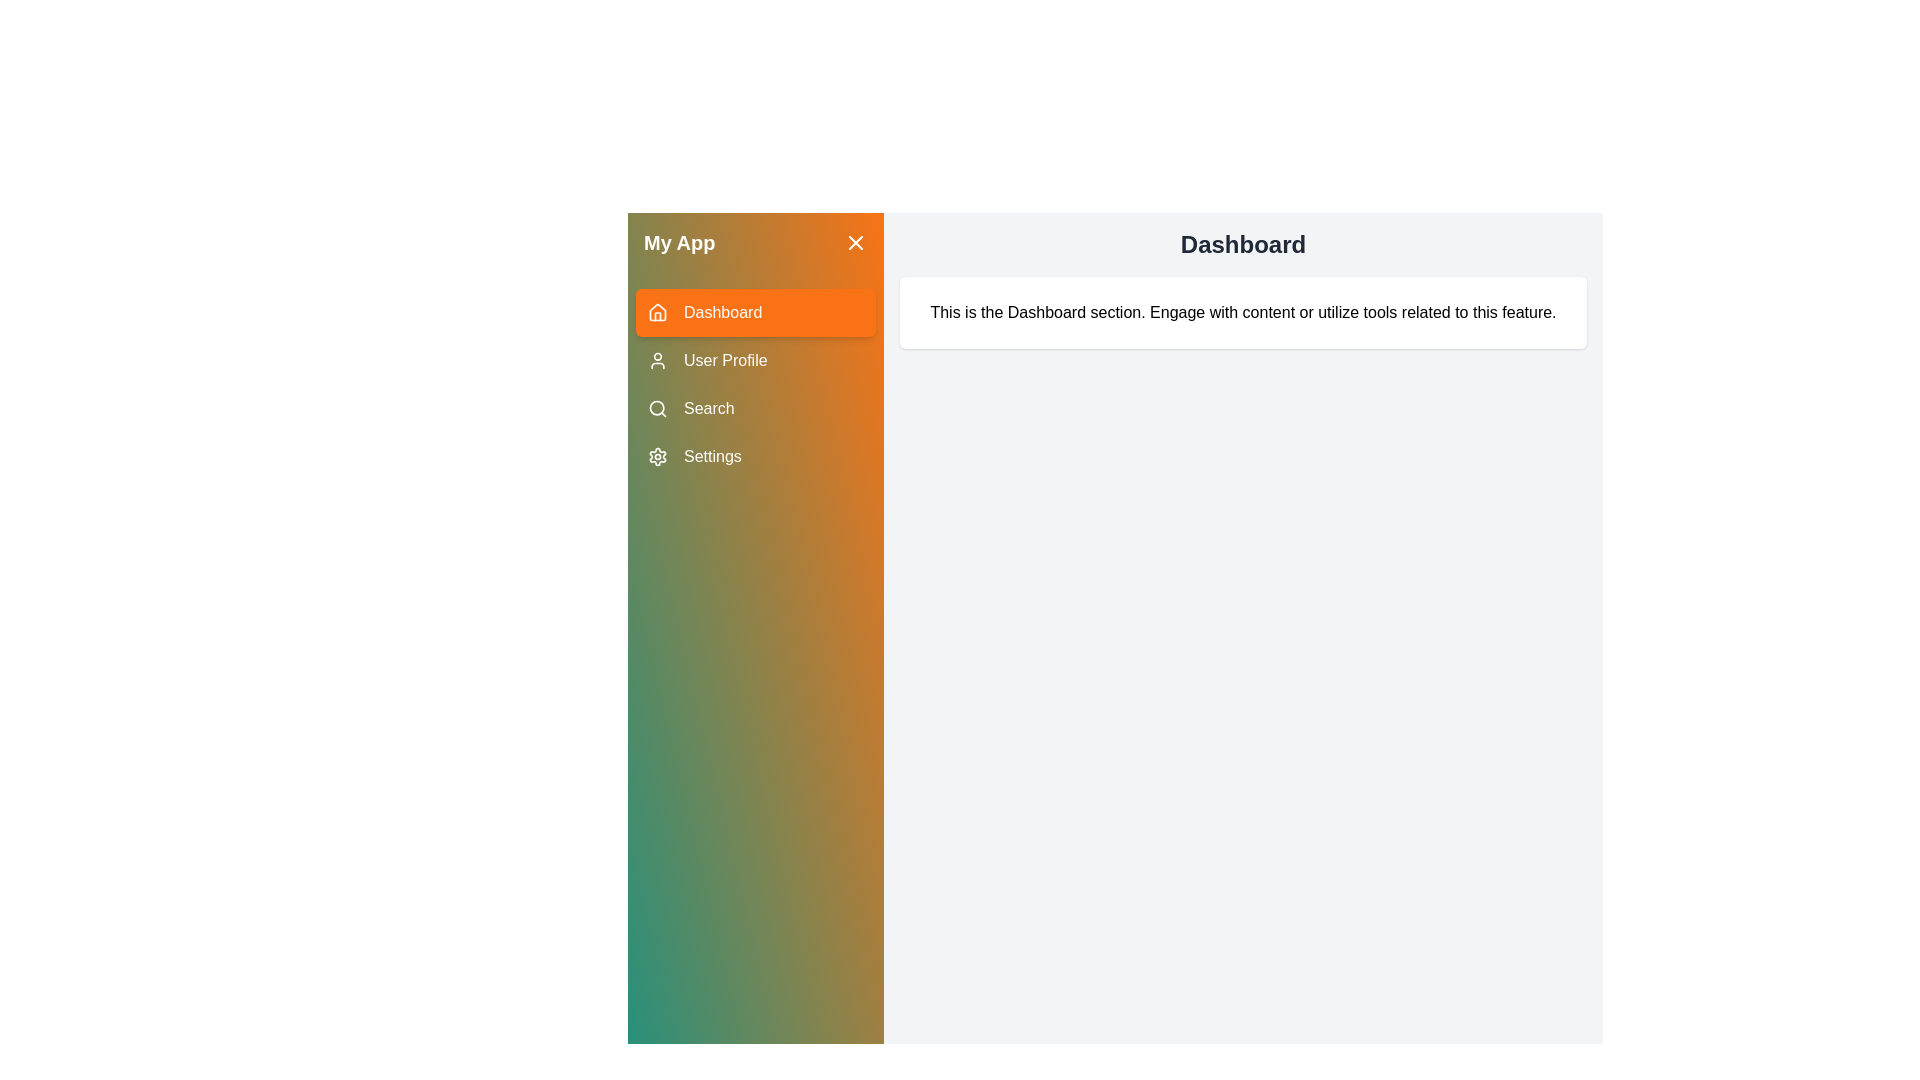 The height and width of the screenshot is (1080, 1920). What do you see at coordinates (754, 361) in the screenshot?
I see `the menu item labeled User Profile to change the active section` at bounding box center [754, 361].